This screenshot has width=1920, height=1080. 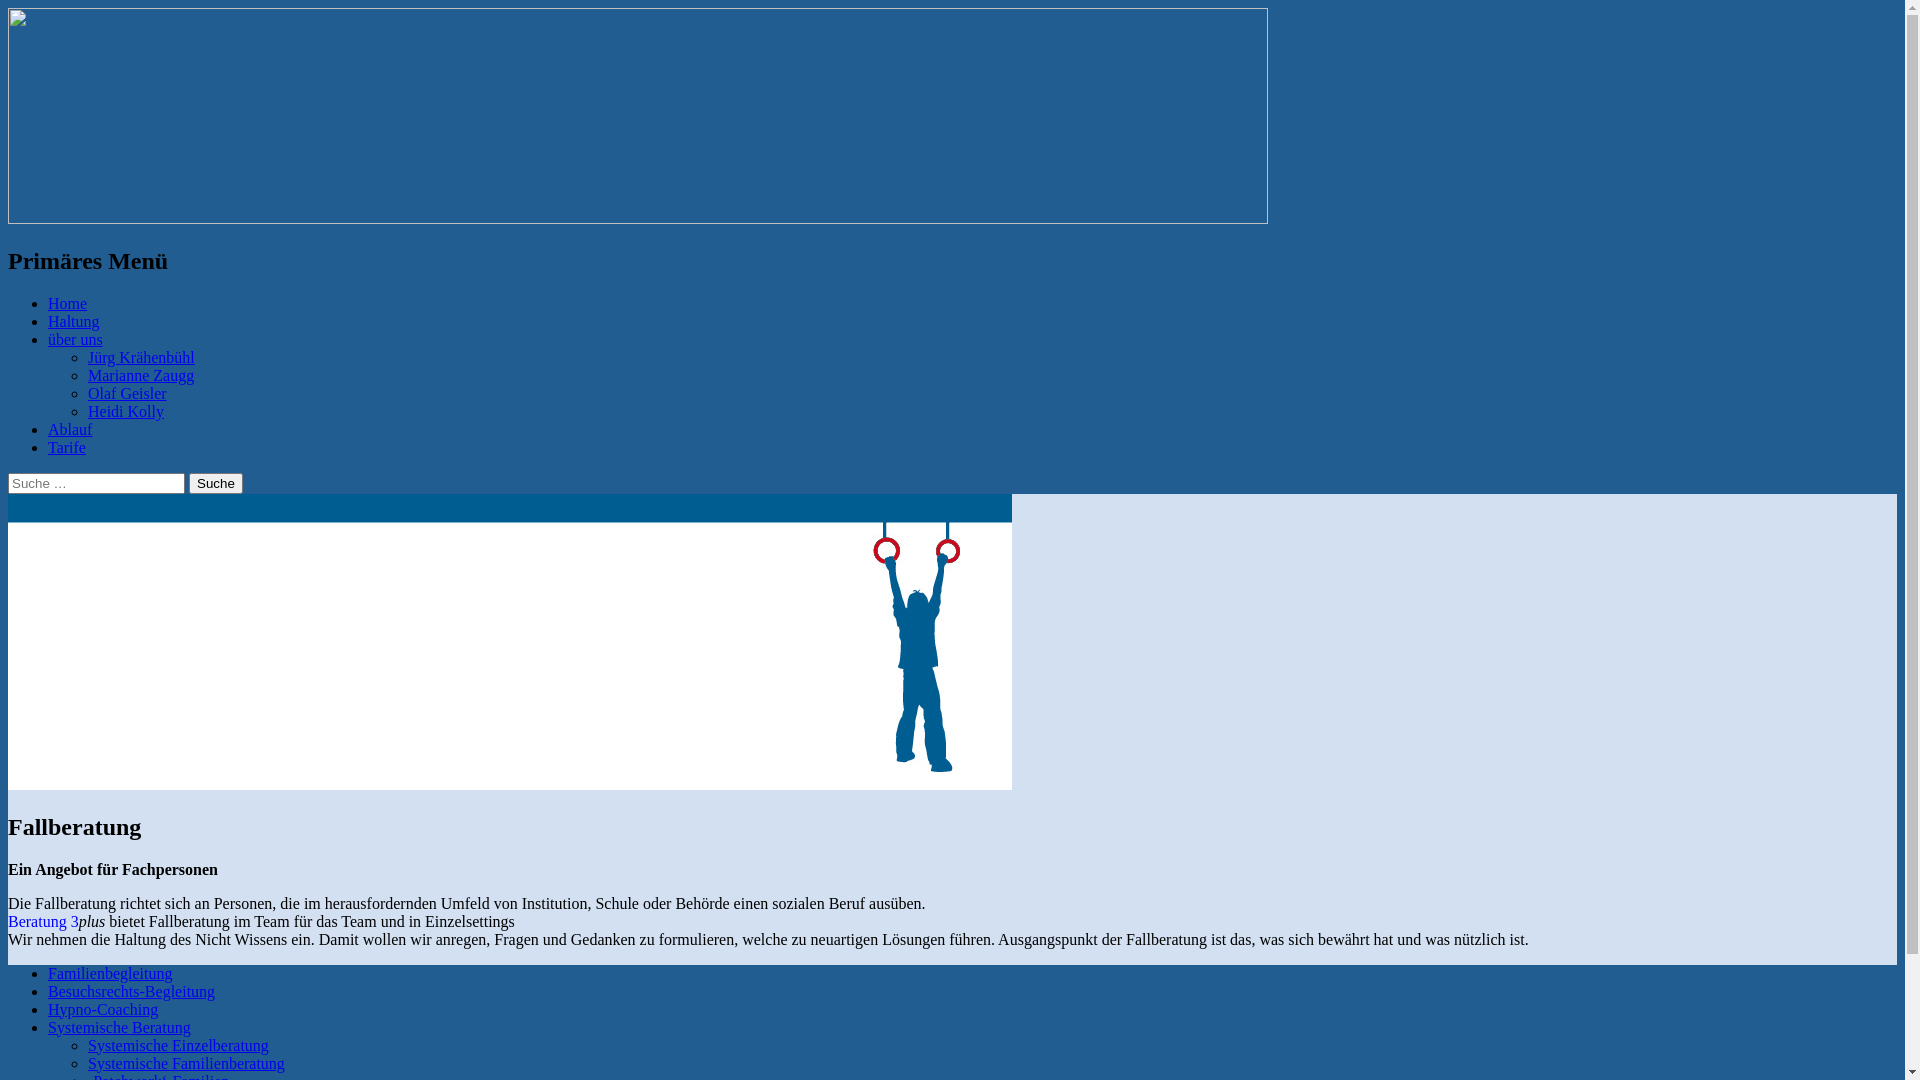 What do you see at coordinates (86, 393) in the screenshot?
I see `'Olaf Geisler'` at bounding box center [86, 393].